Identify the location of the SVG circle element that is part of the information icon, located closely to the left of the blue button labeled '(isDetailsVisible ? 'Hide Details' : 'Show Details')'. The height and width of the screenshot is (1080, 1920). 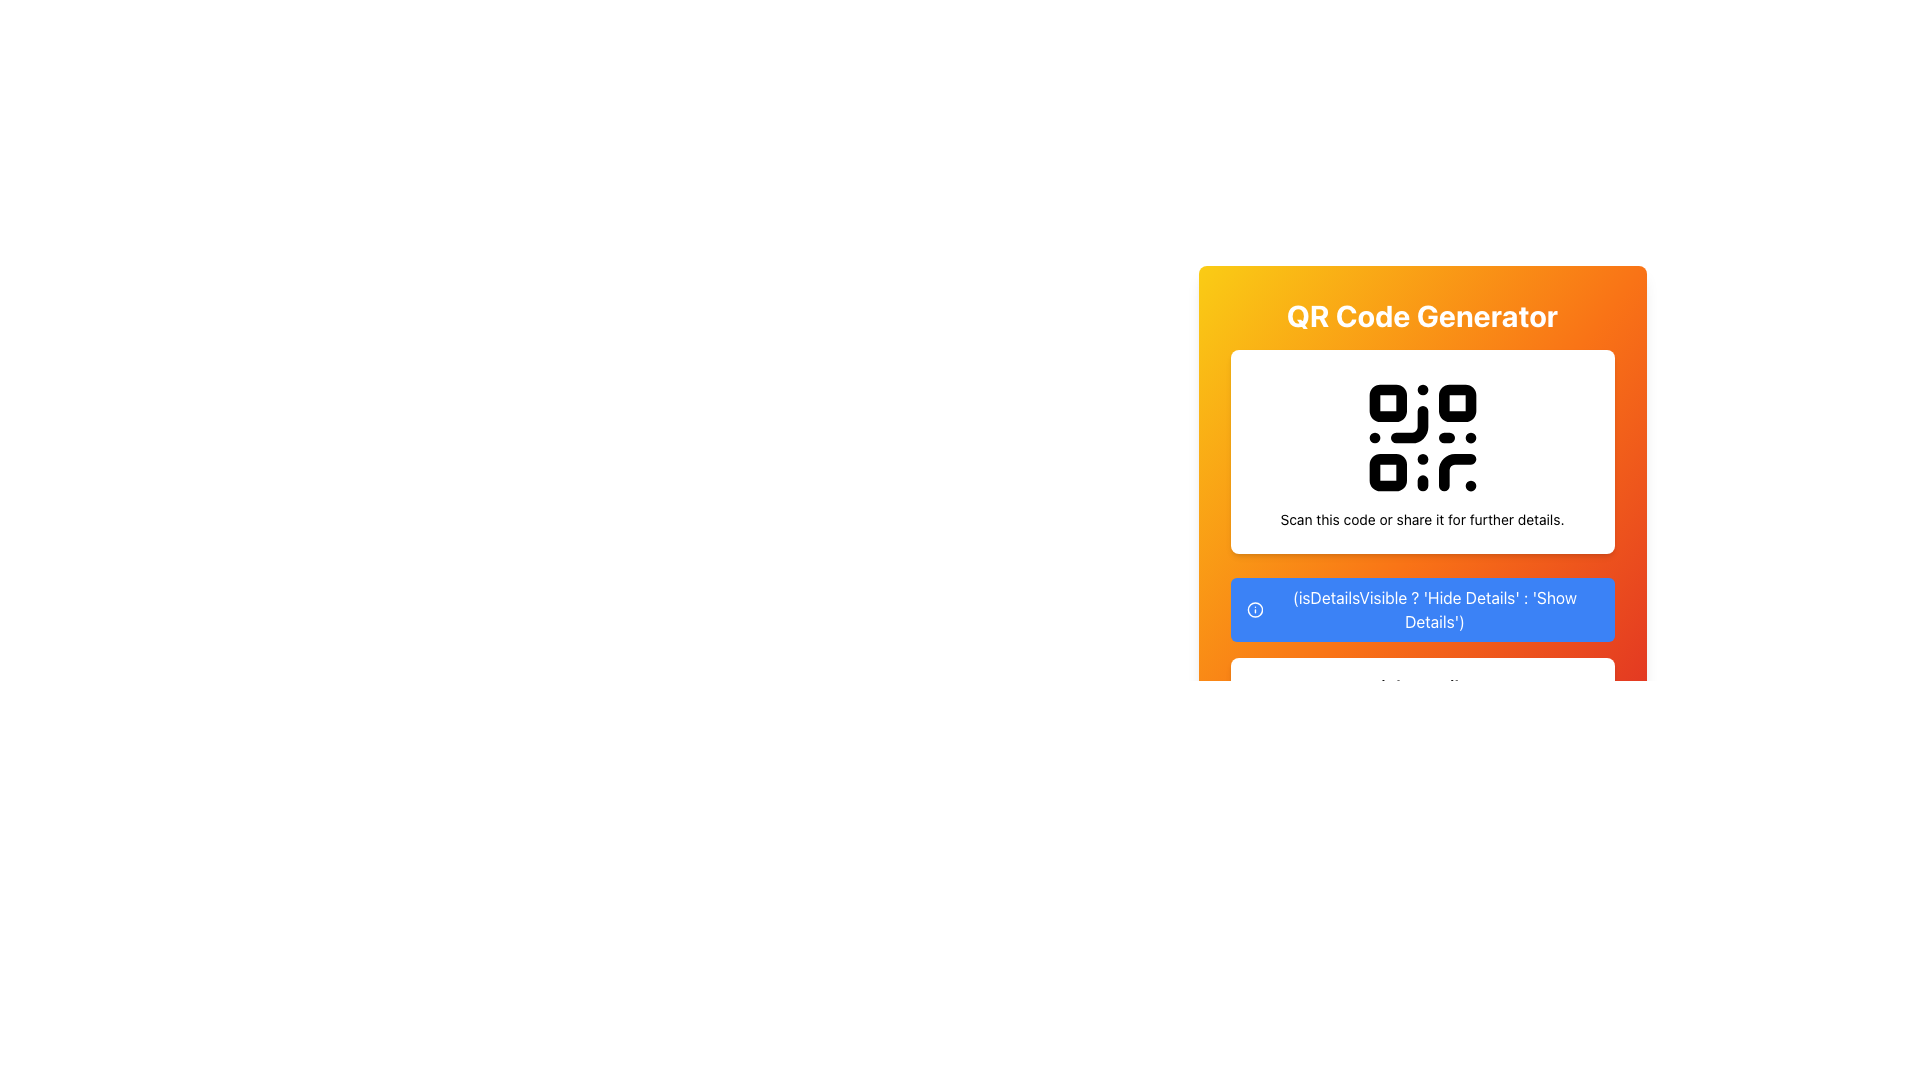
(1253, 608).